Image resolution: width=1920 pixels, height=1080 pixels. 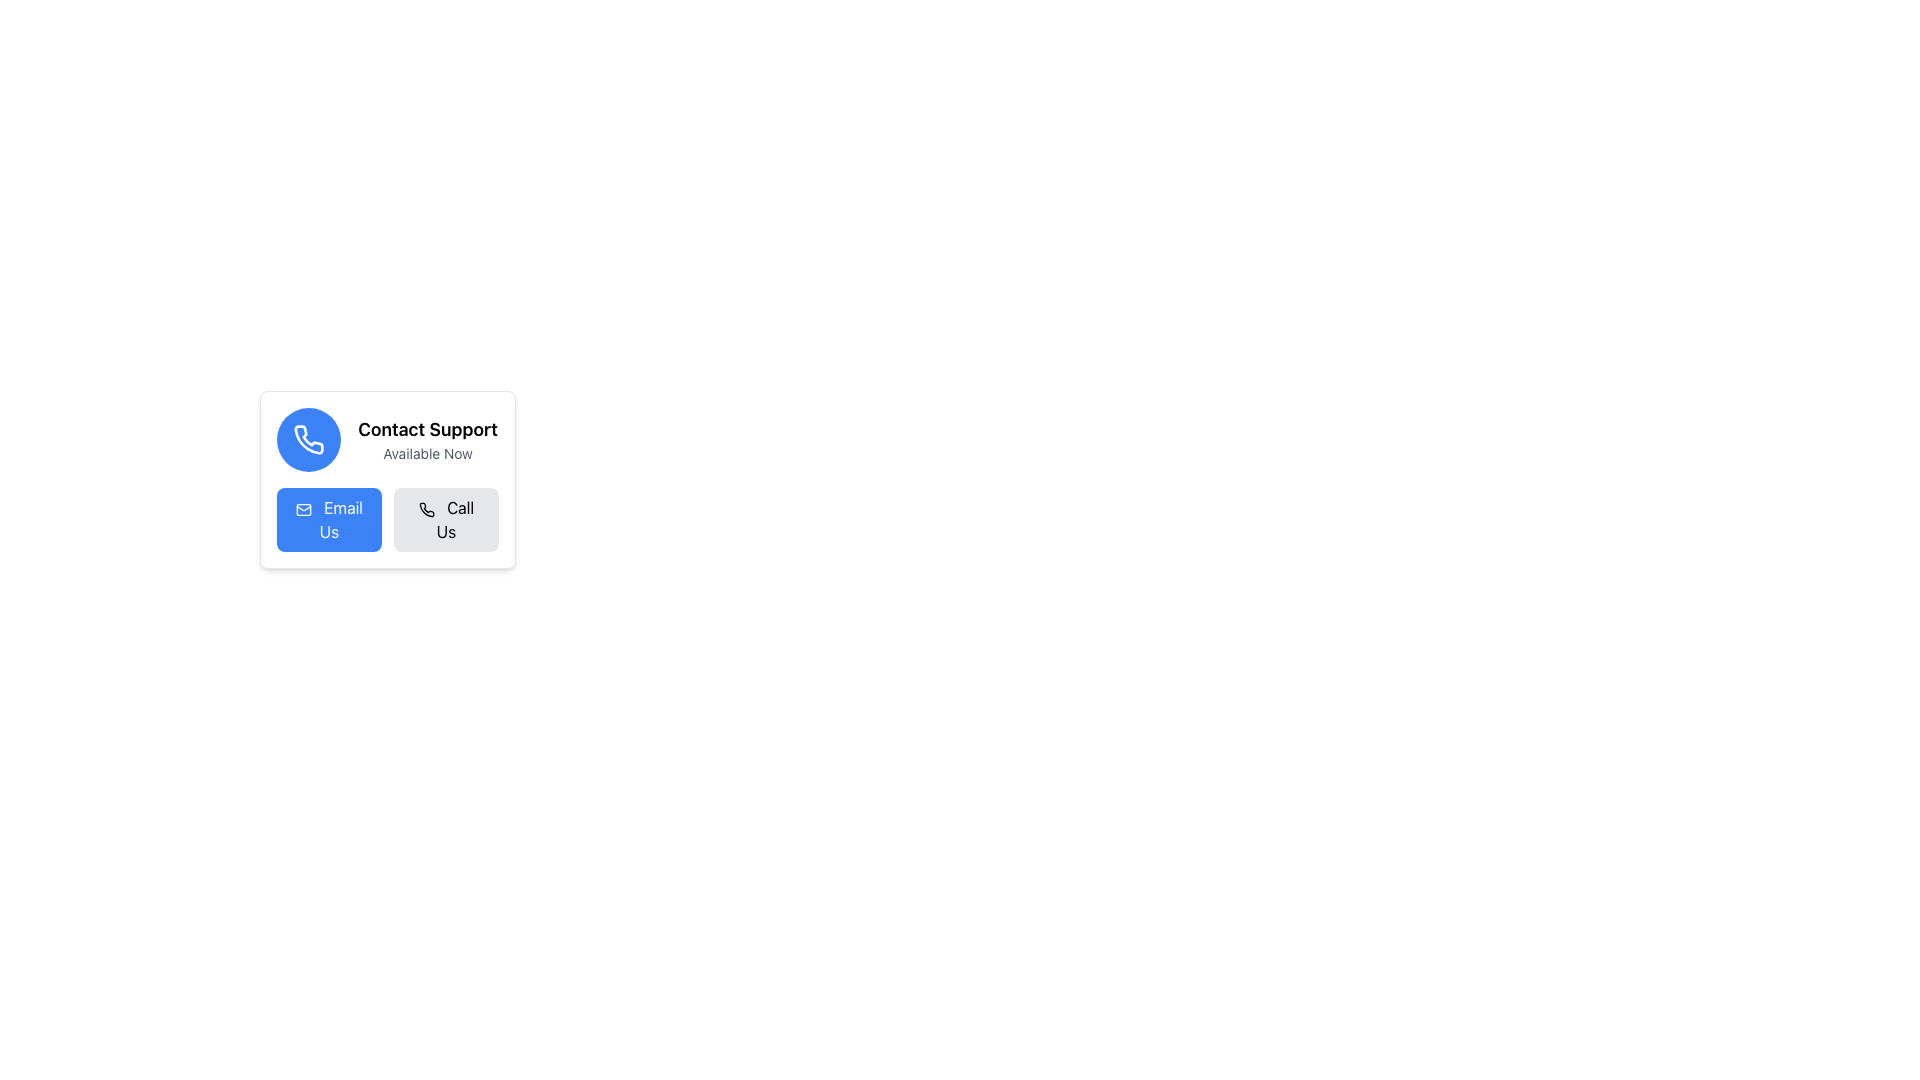 What do you see at coordinates (302, 508) in the screenshot?
I see `the email icon located on the left side of the 'Email Us' button at the bottom-left of the card layout` at bounding box center [302, 508].